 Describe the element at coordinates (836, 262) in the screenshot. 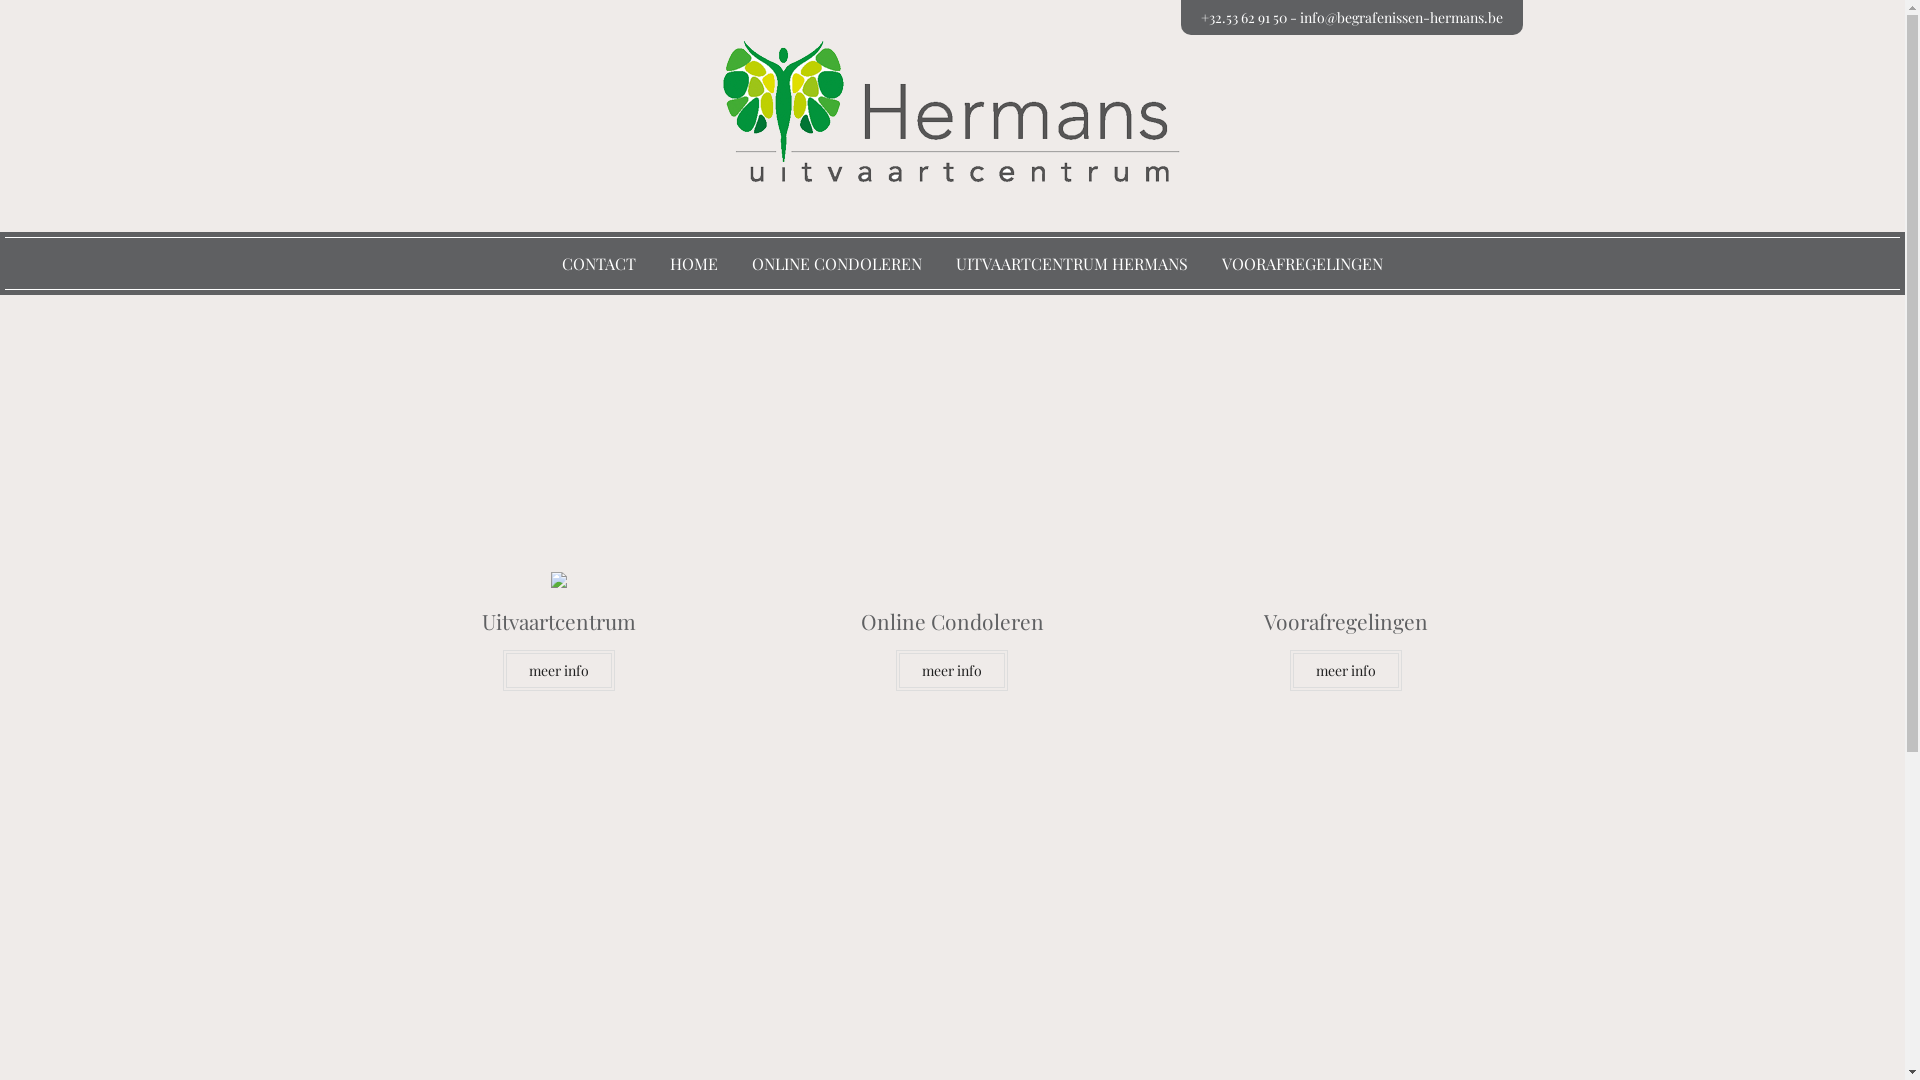

I see `'ONLINE CONDOLEREN'` at that location.